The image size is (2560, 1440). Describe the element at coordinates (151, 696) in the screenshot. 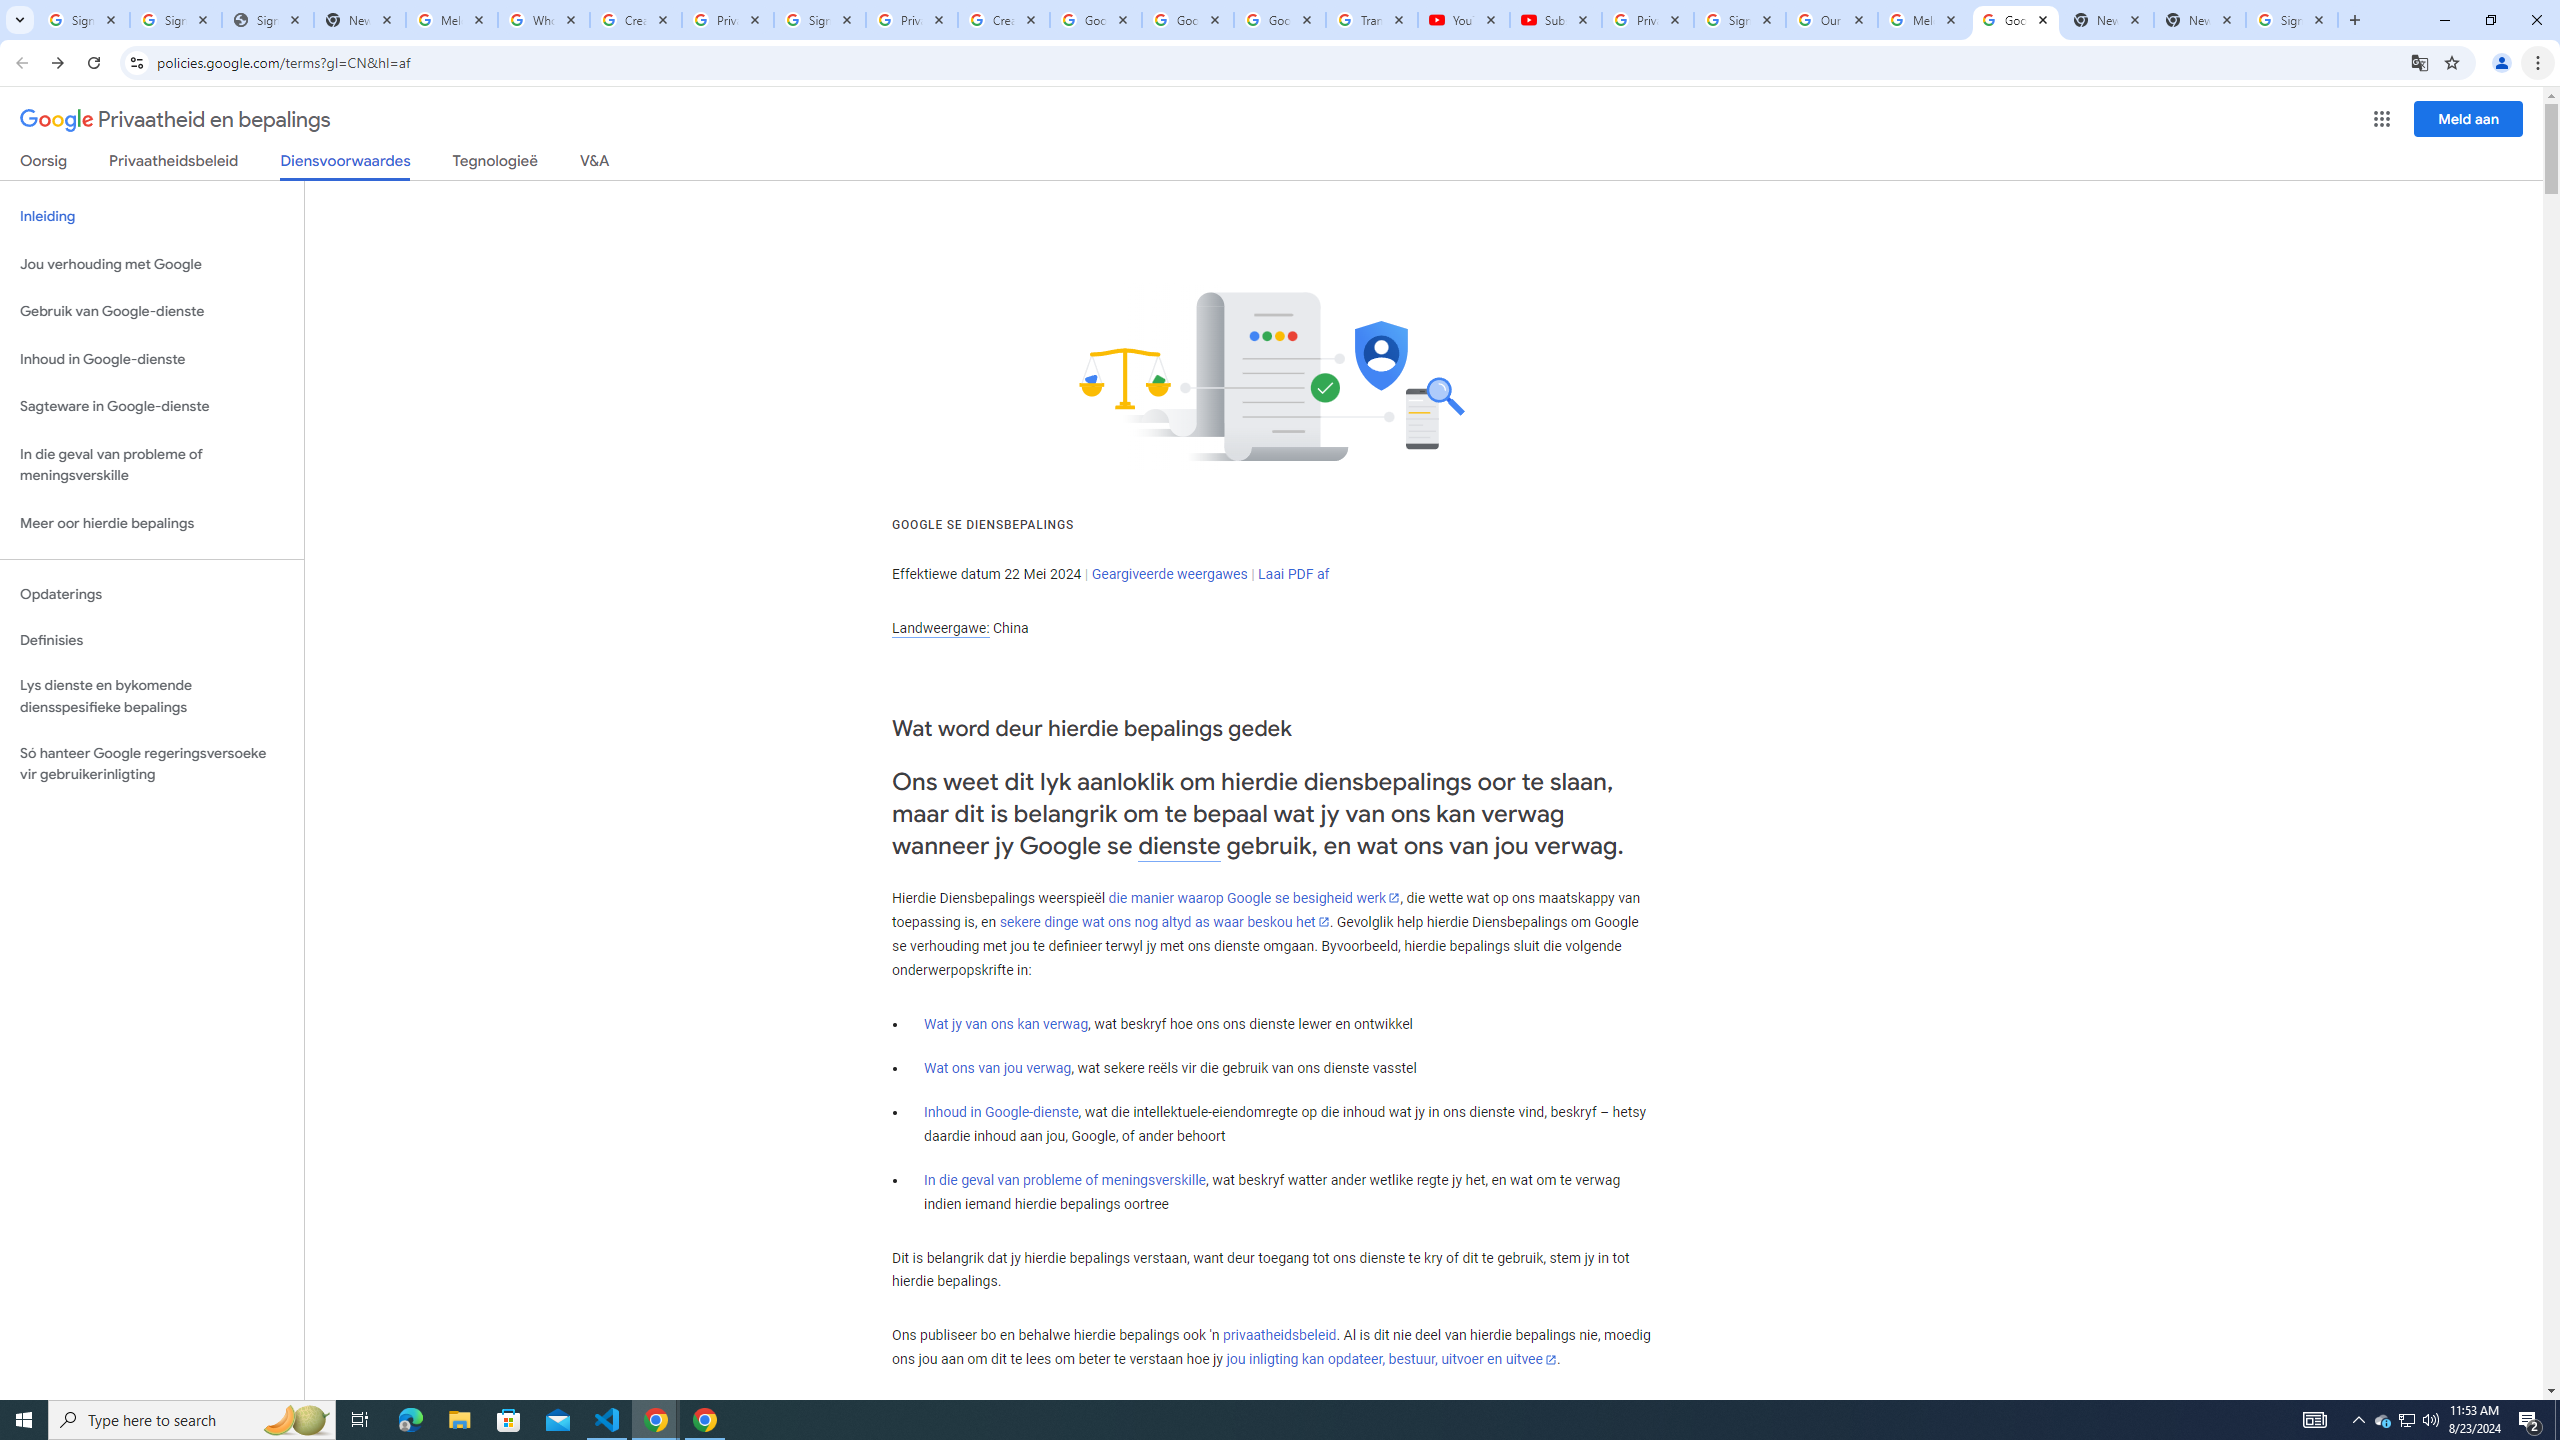

I see `'Lys dienste en bykomende diensspesifieke bepalings'` at that location.